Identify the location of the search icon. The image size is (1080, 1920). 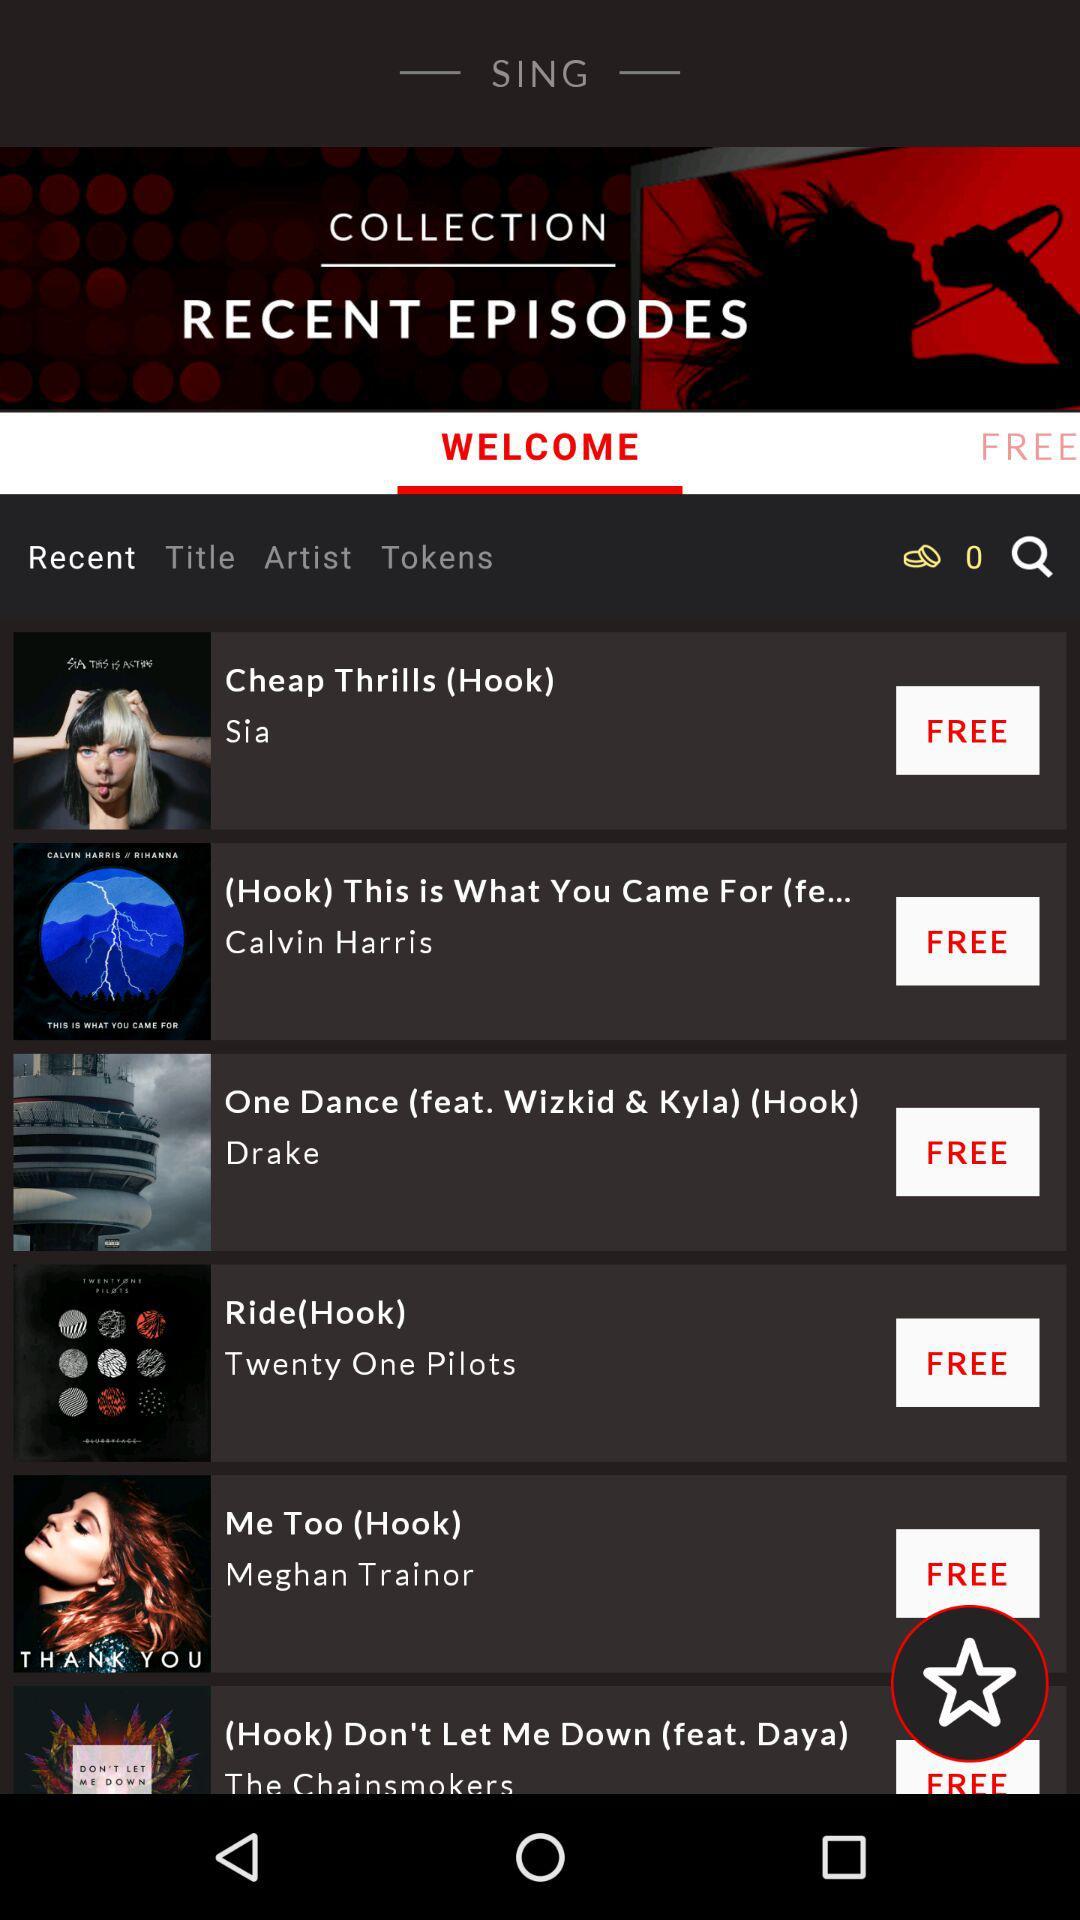
(1032, 556).